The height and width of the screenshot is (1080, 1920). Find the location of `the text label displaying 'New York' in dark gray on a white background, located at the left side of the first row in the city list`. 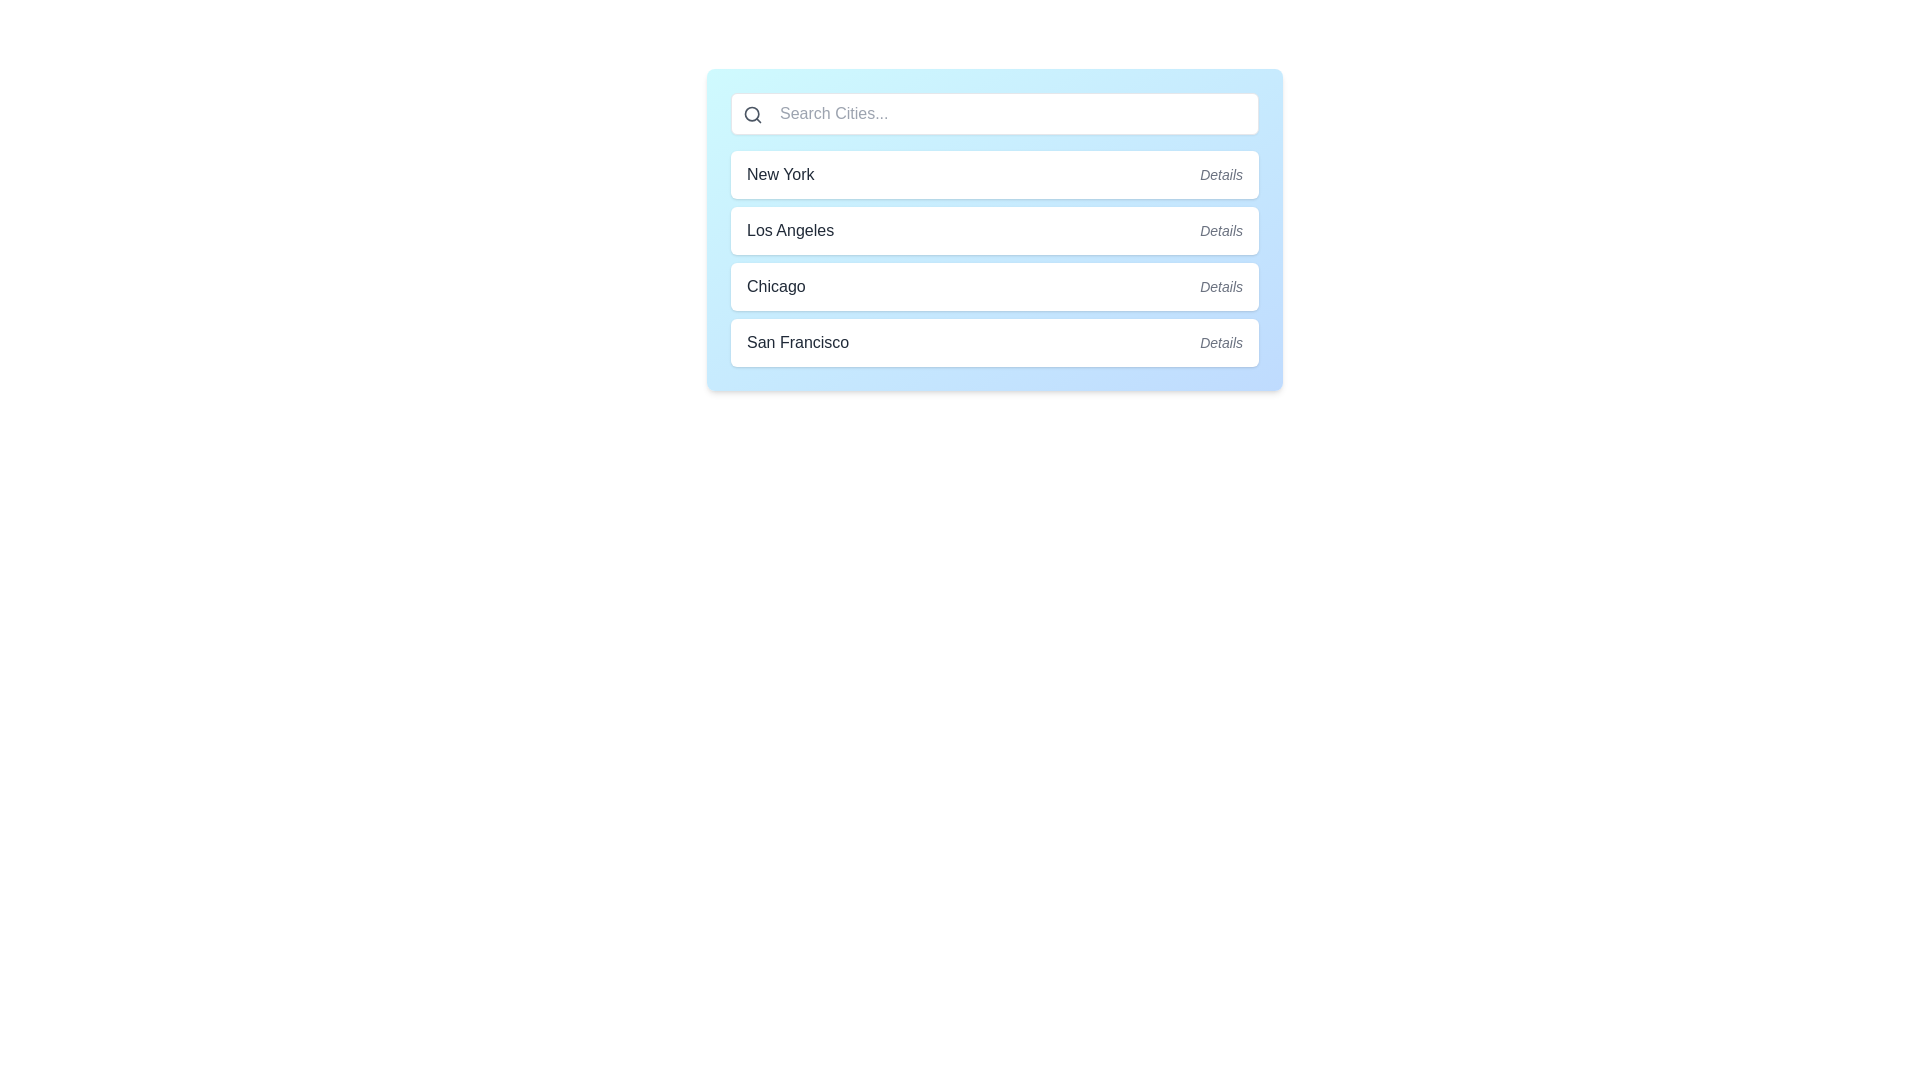

the text label displaying 'New York' in dark gray on a white background, located at the left side of the first row in the city list is located at coordinates (779, 173).